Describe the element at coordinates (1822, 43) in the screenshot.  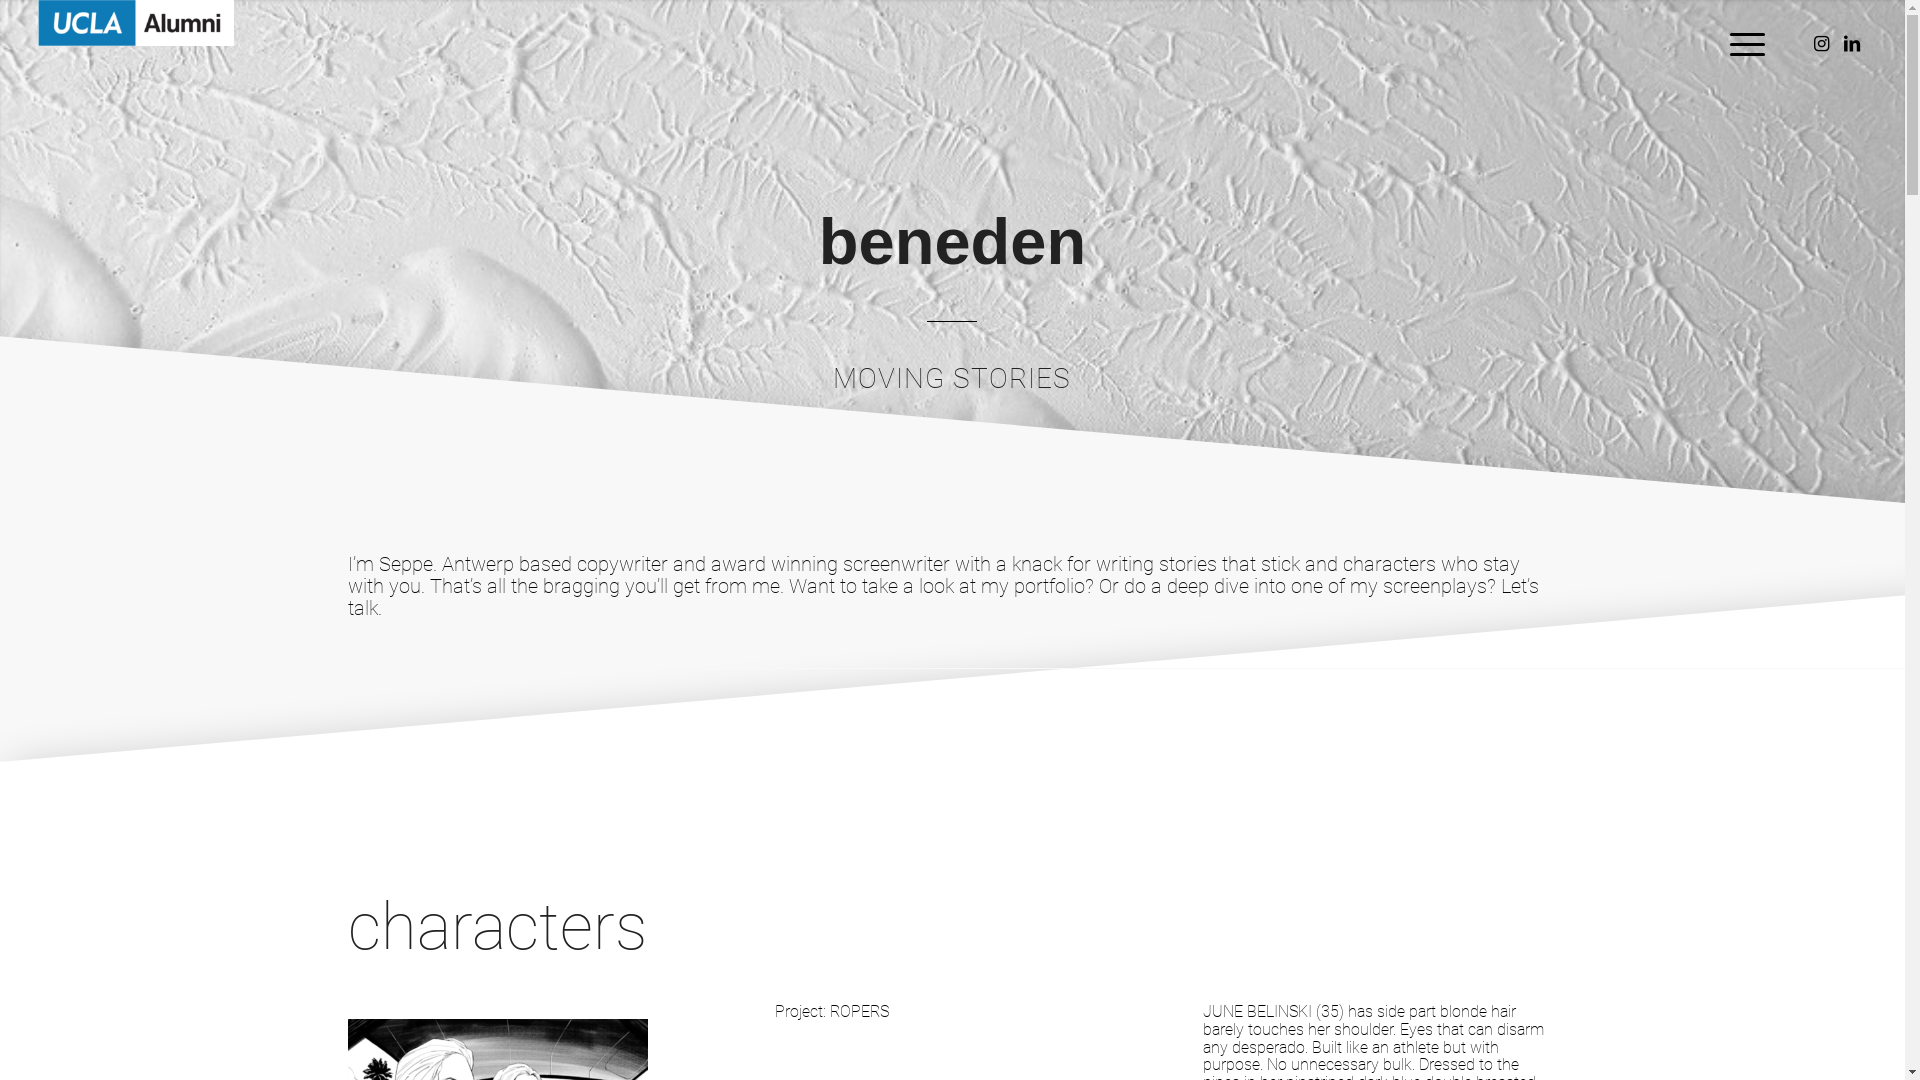
I see `'Instagram'` at that location.